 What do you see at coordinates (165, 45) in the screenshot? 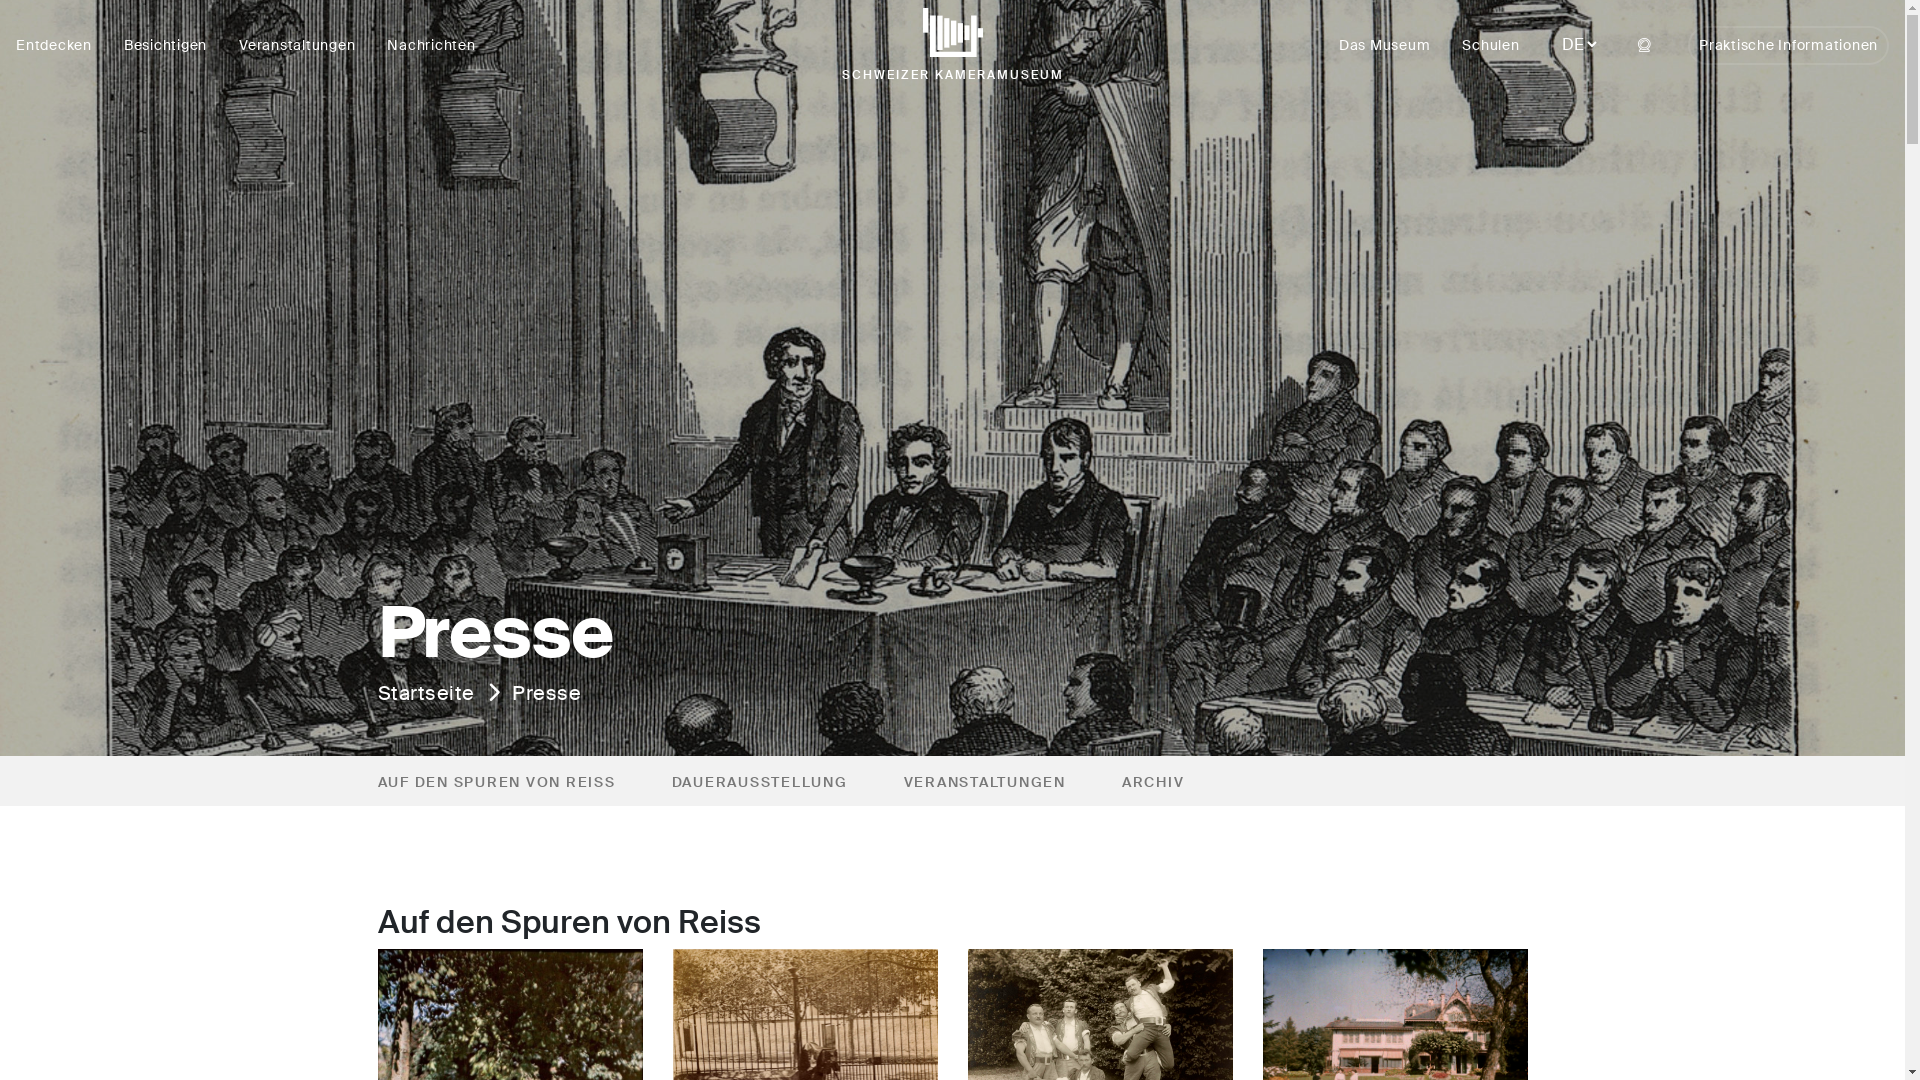
I see `'Besichtigen'` at bounding box center [165, 45].